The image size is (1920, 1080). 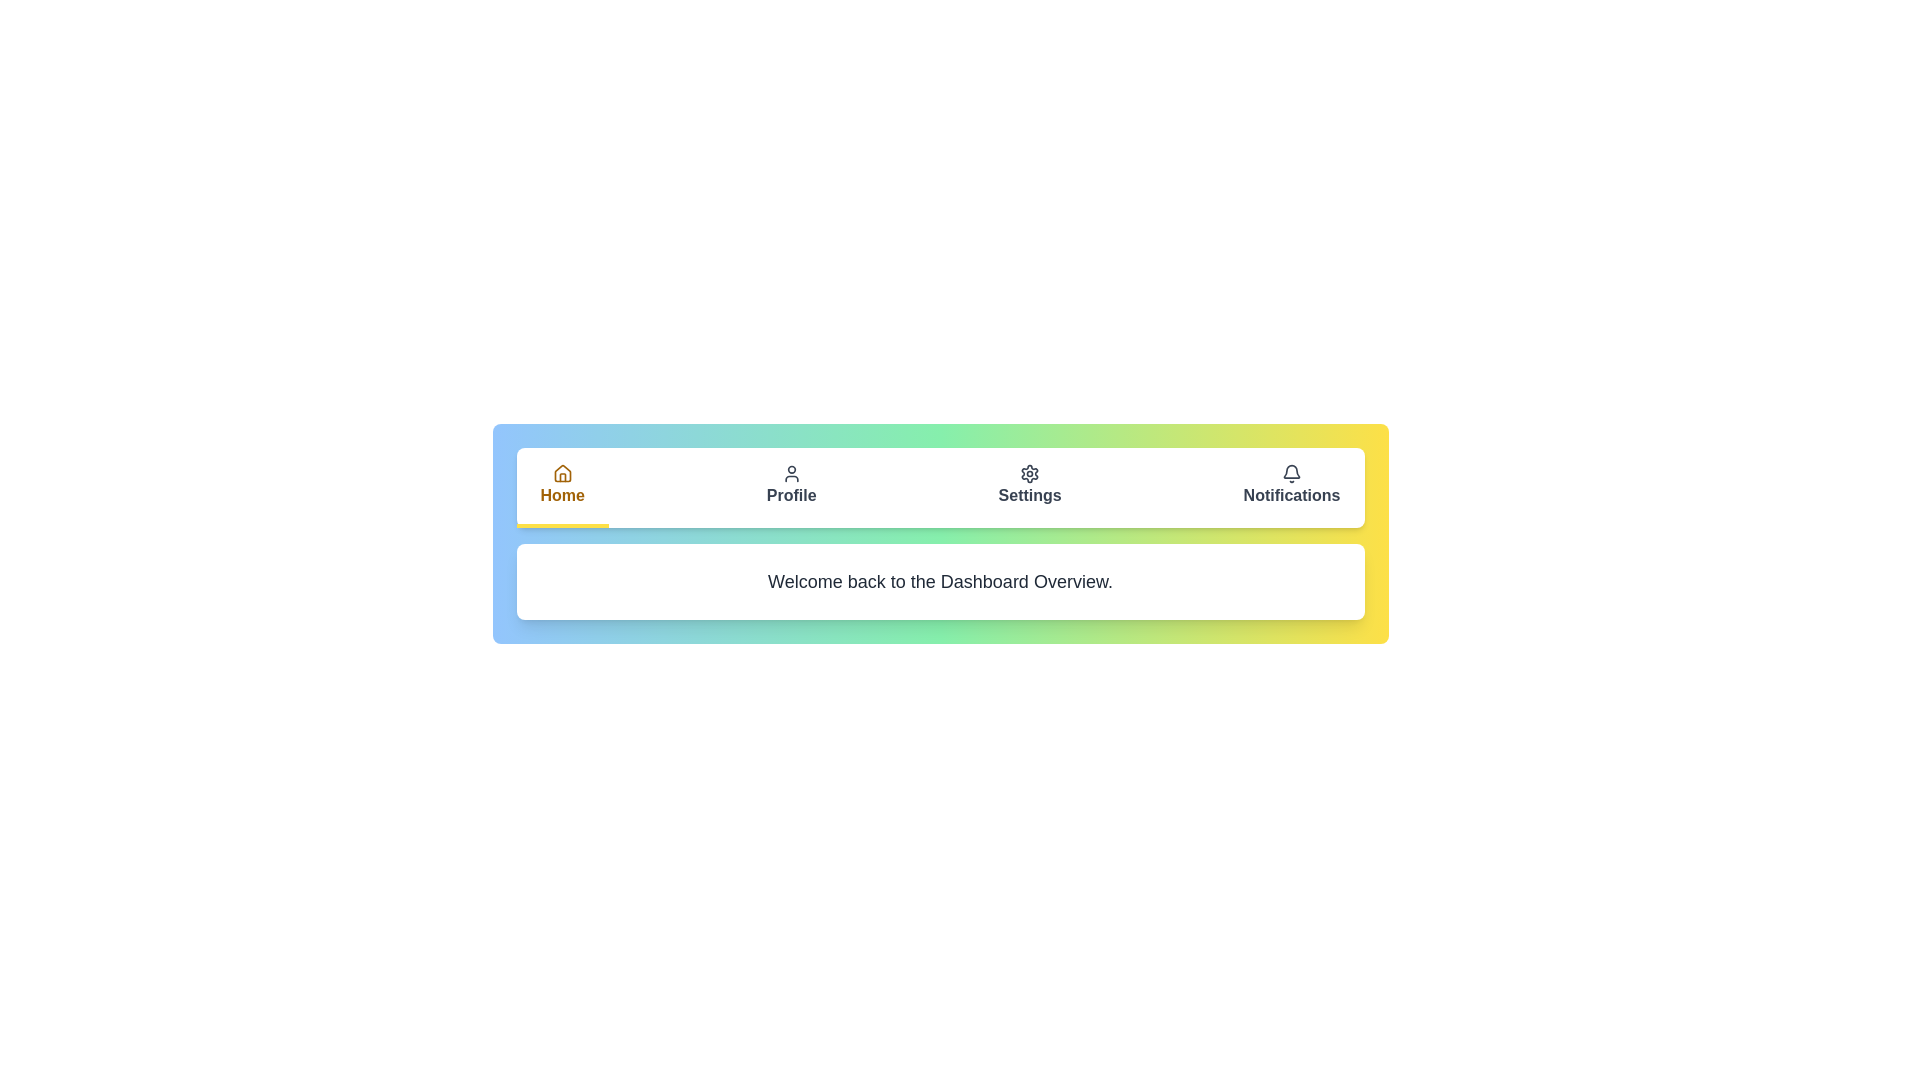 What do you see at coordinates (790, 488) in the screenshot?
I see `the Profile navigation button located in the horizontal navigation bar at the top center of the interface` at bounding box center [790, 488].